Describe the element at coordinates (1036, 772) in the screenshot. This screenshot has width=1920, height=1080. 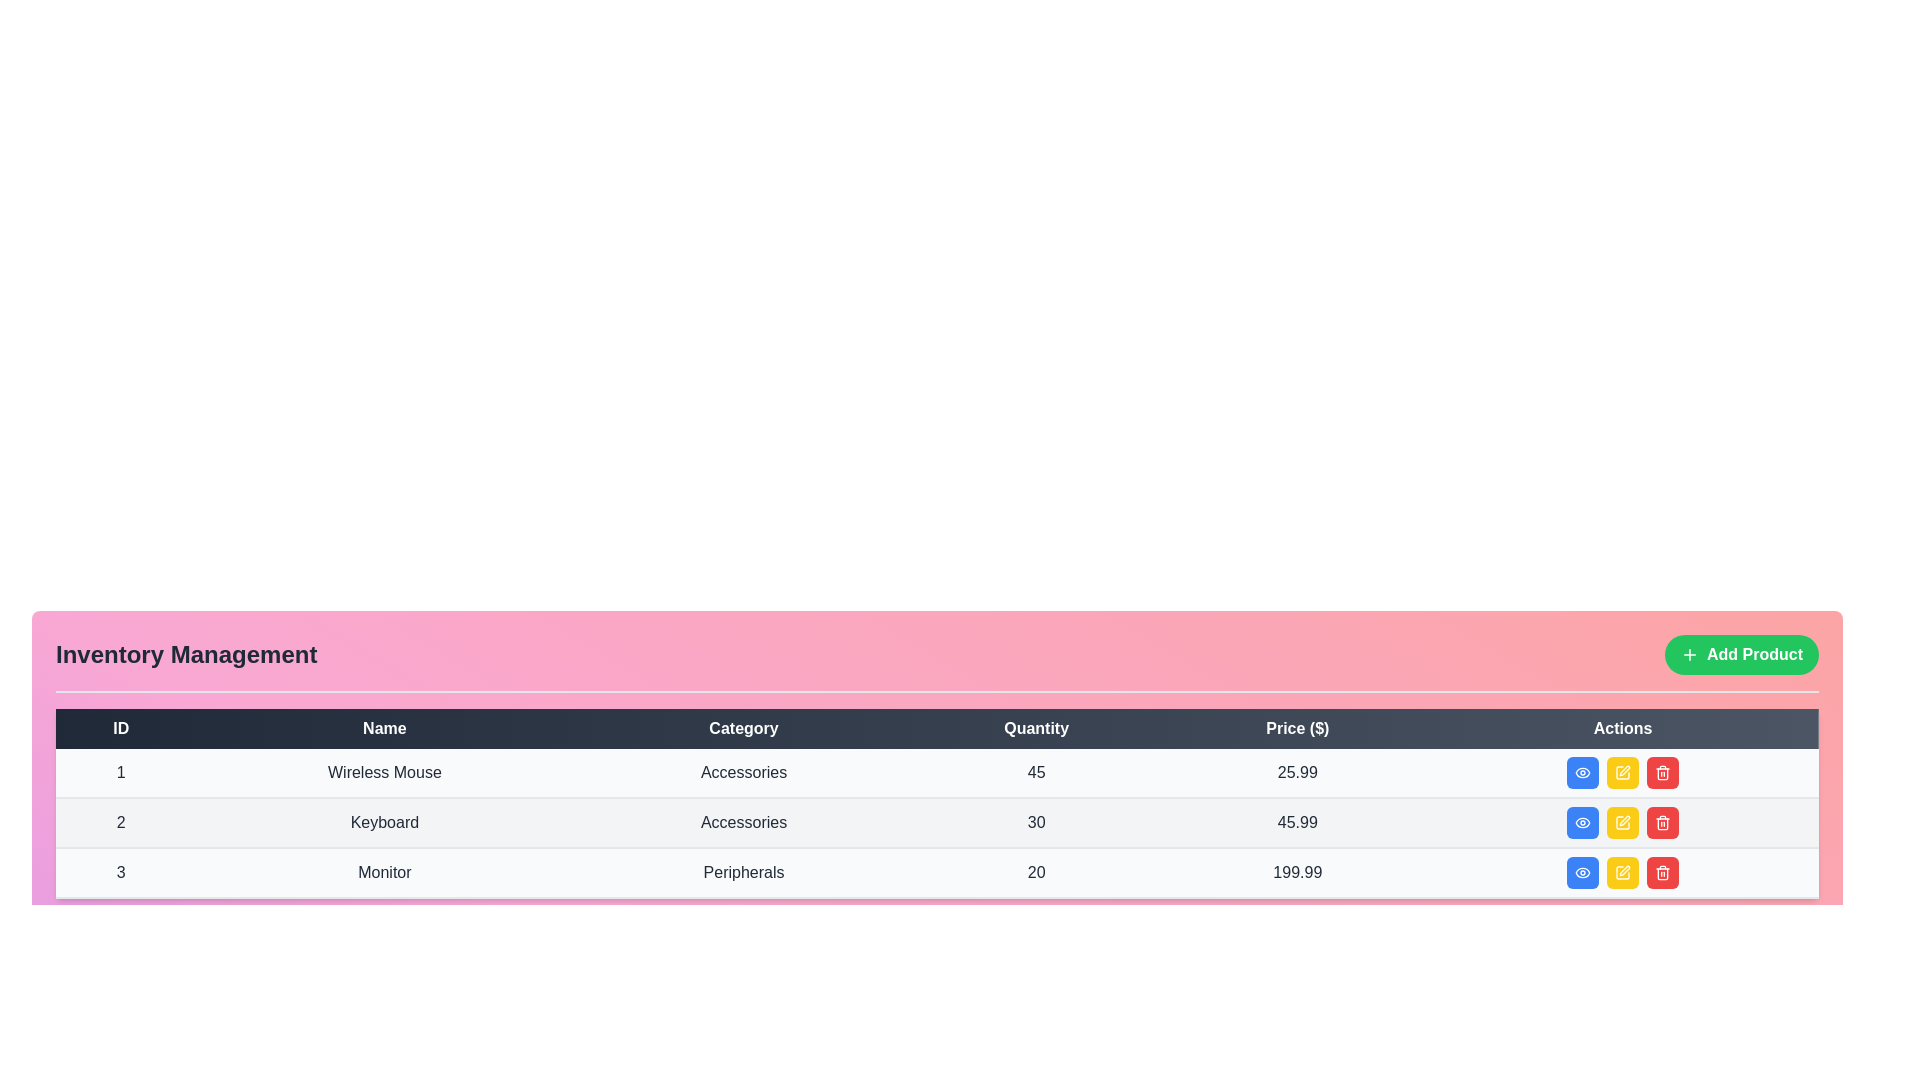
I see `the static text element displaying the quantity of 'Wireless Mouse' in the inventory, located in the third column of the first row under the 'Quantity' heading` at that location.